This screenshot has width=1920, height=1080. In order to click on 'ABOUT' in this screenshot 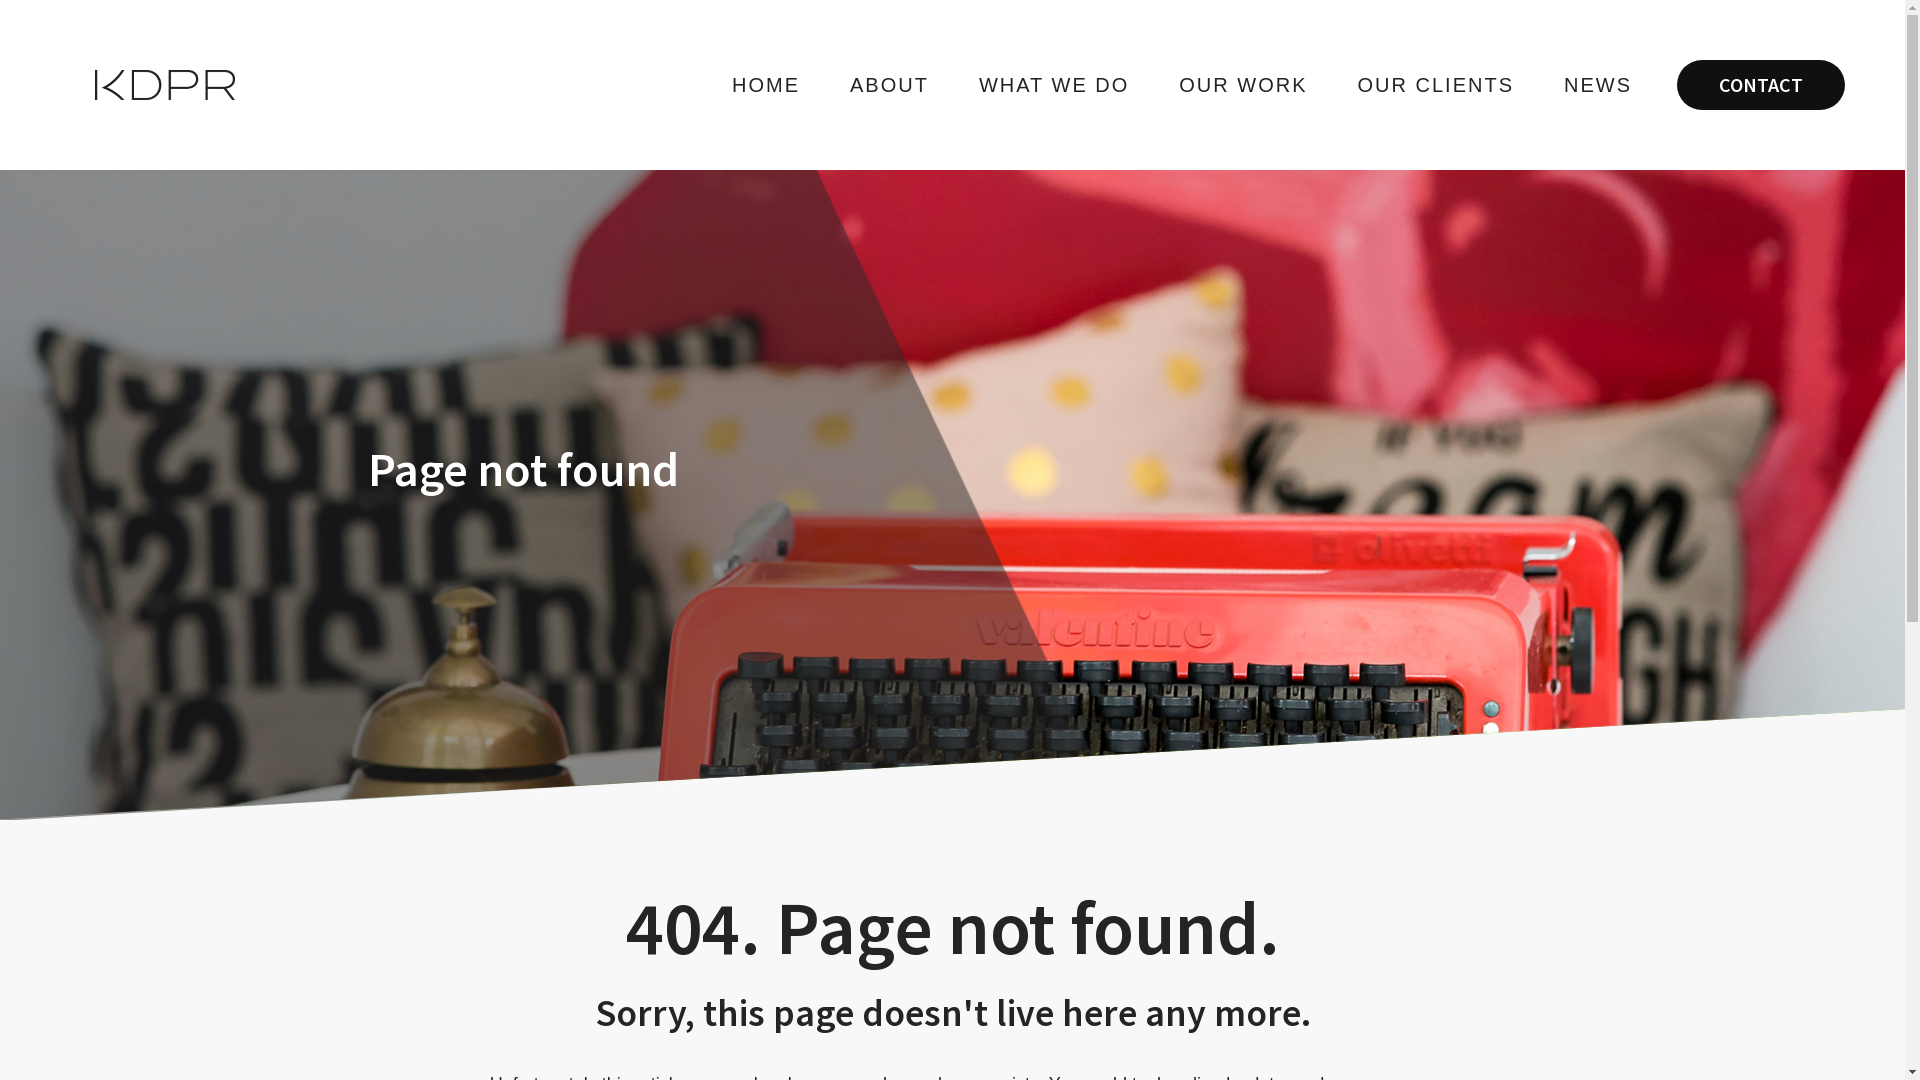, I will do `click(888, 83)`.